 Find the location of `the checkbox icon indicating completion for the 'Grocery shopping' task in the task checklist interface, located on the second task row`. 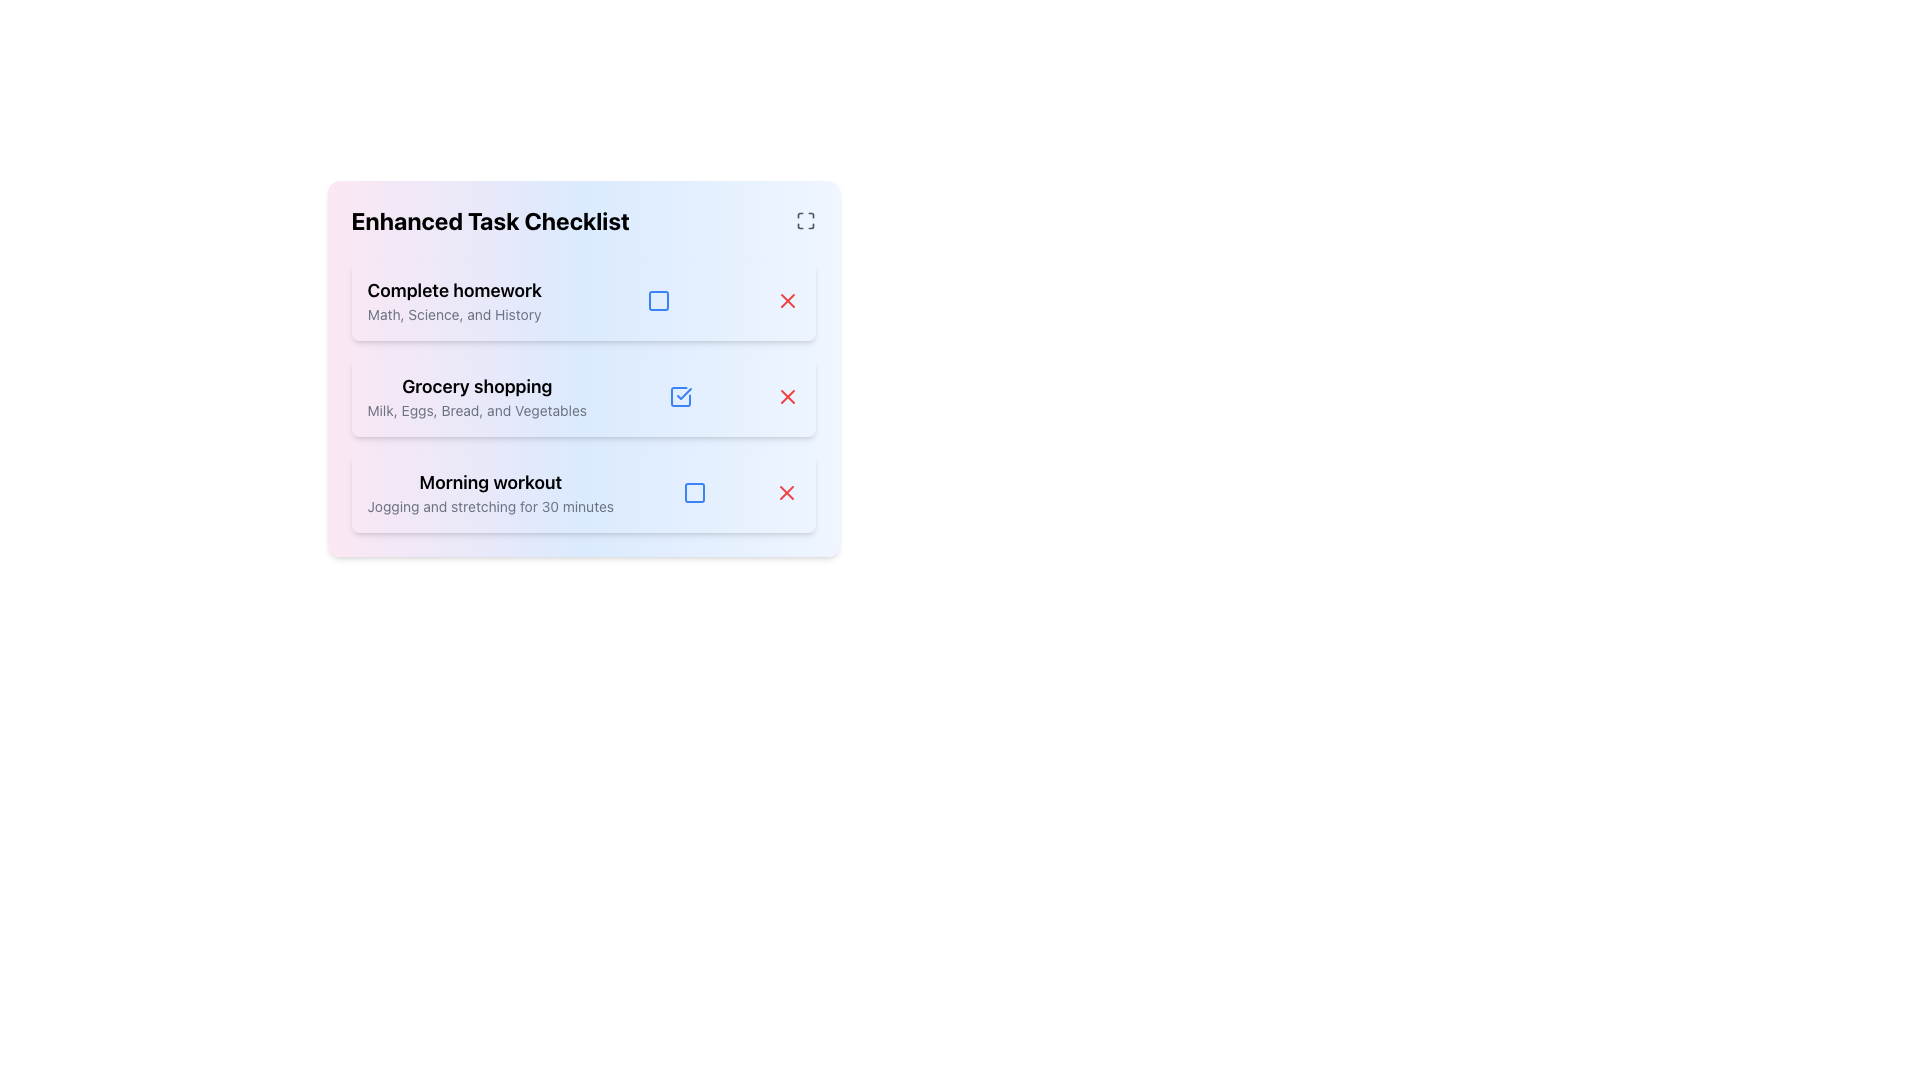

the checkbox icon indicating completion for the 'Grocery shopping' task in the task checklist interface, located on the second task row is located at coordinates (684, 393).